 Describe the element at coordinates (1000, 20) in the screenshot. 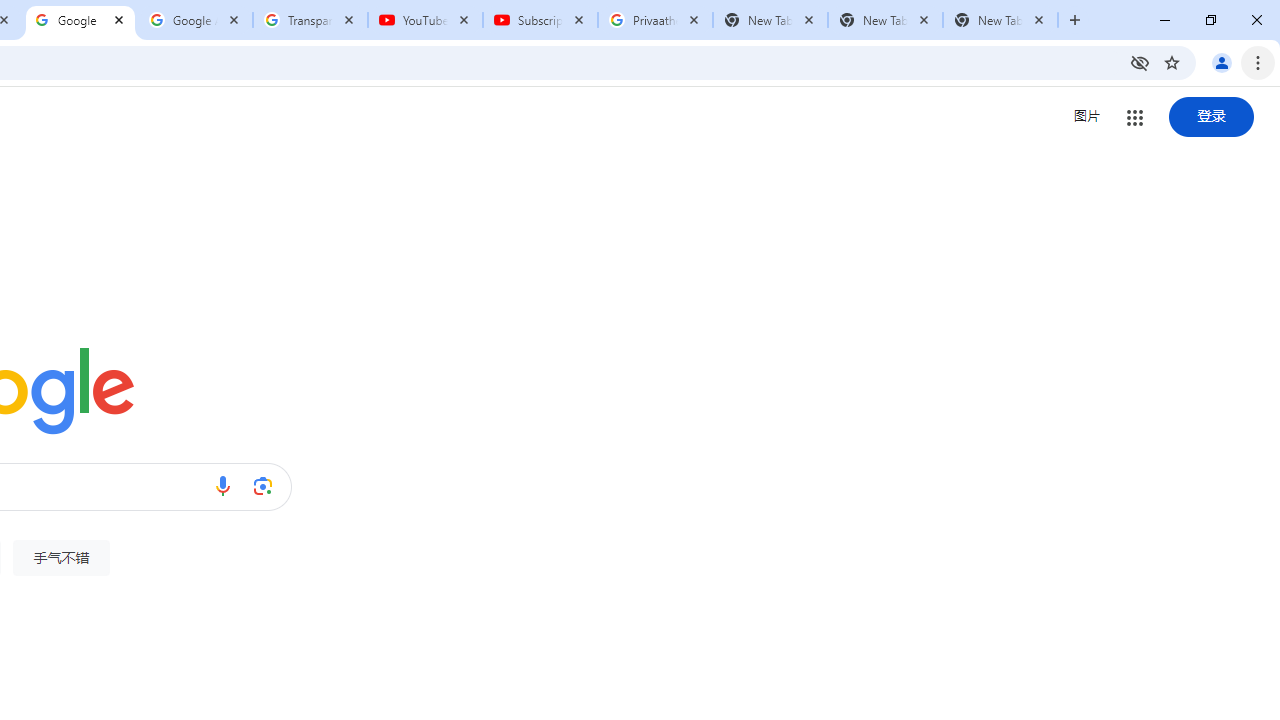

I see `'New Tab'` at that location.